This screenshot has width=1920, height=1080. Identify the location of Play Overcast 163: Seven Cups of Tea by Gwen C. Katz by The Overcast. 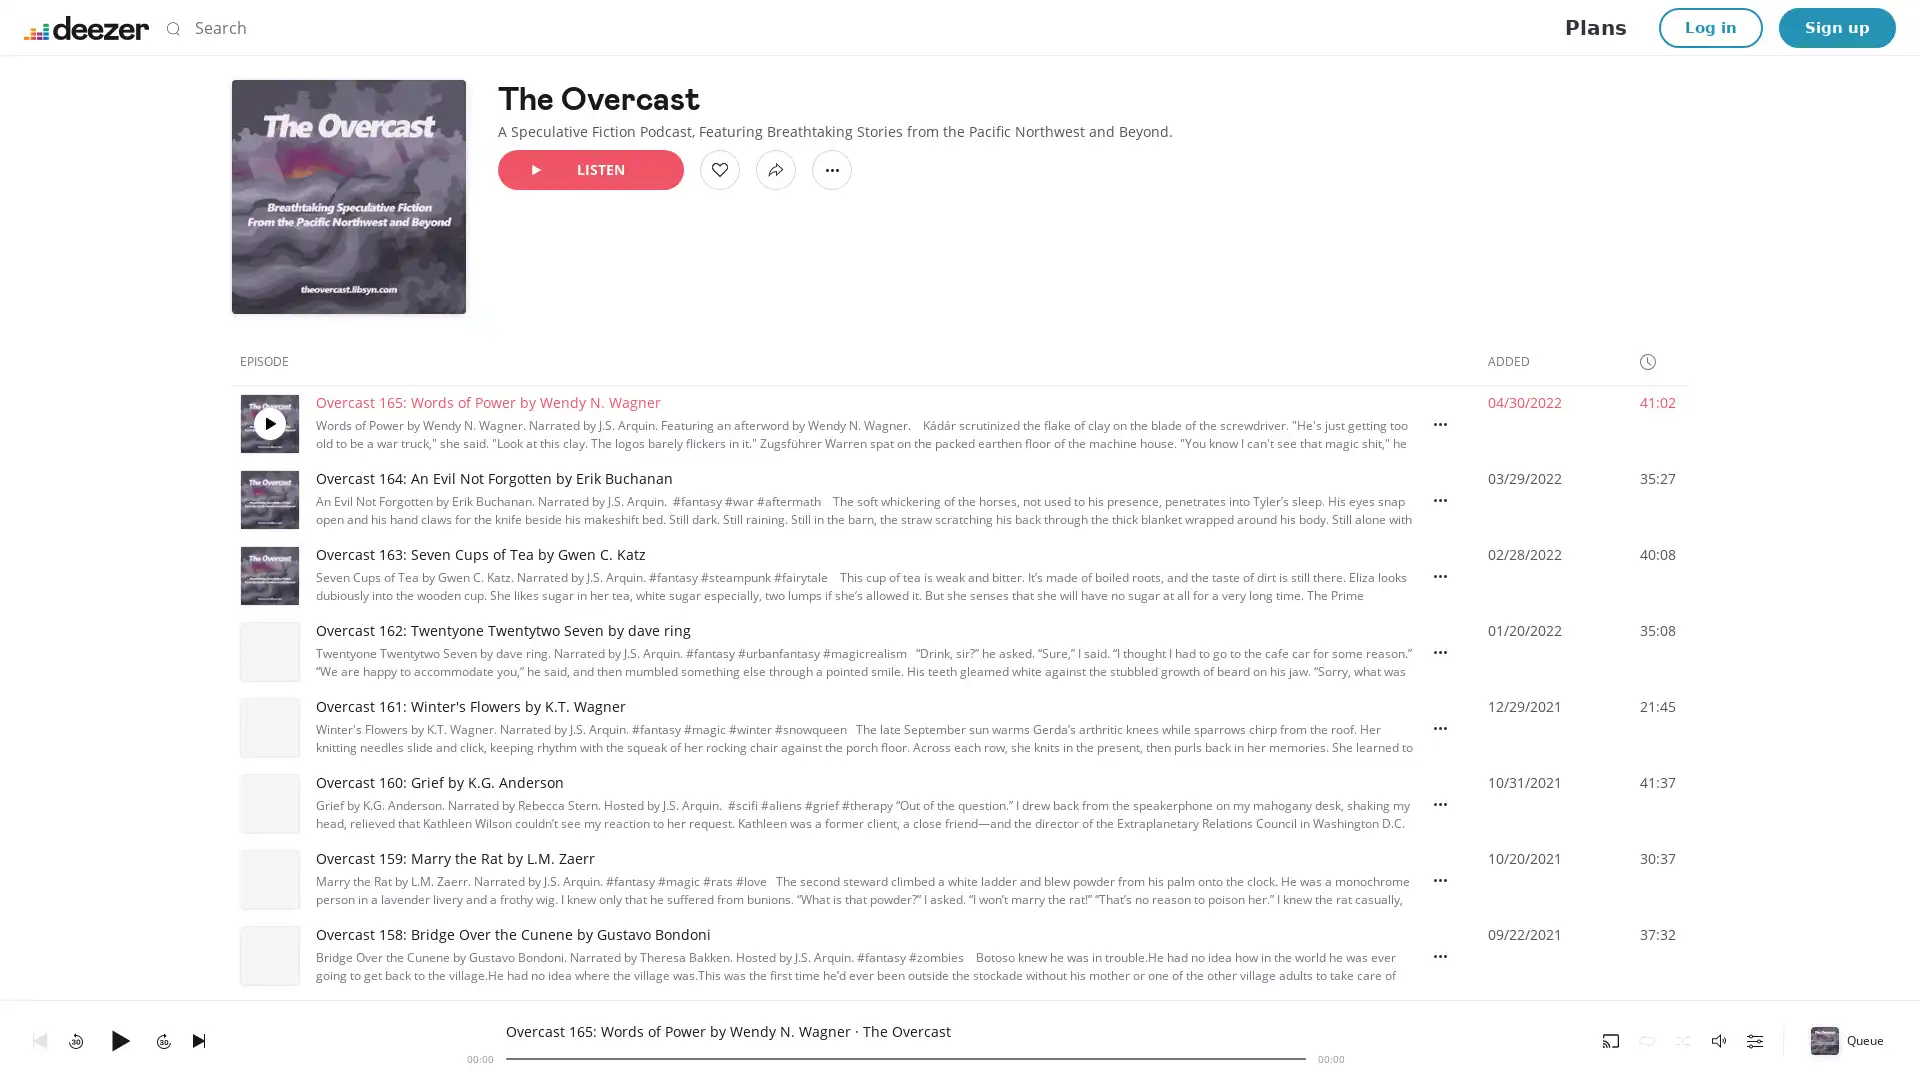
(268, 575).